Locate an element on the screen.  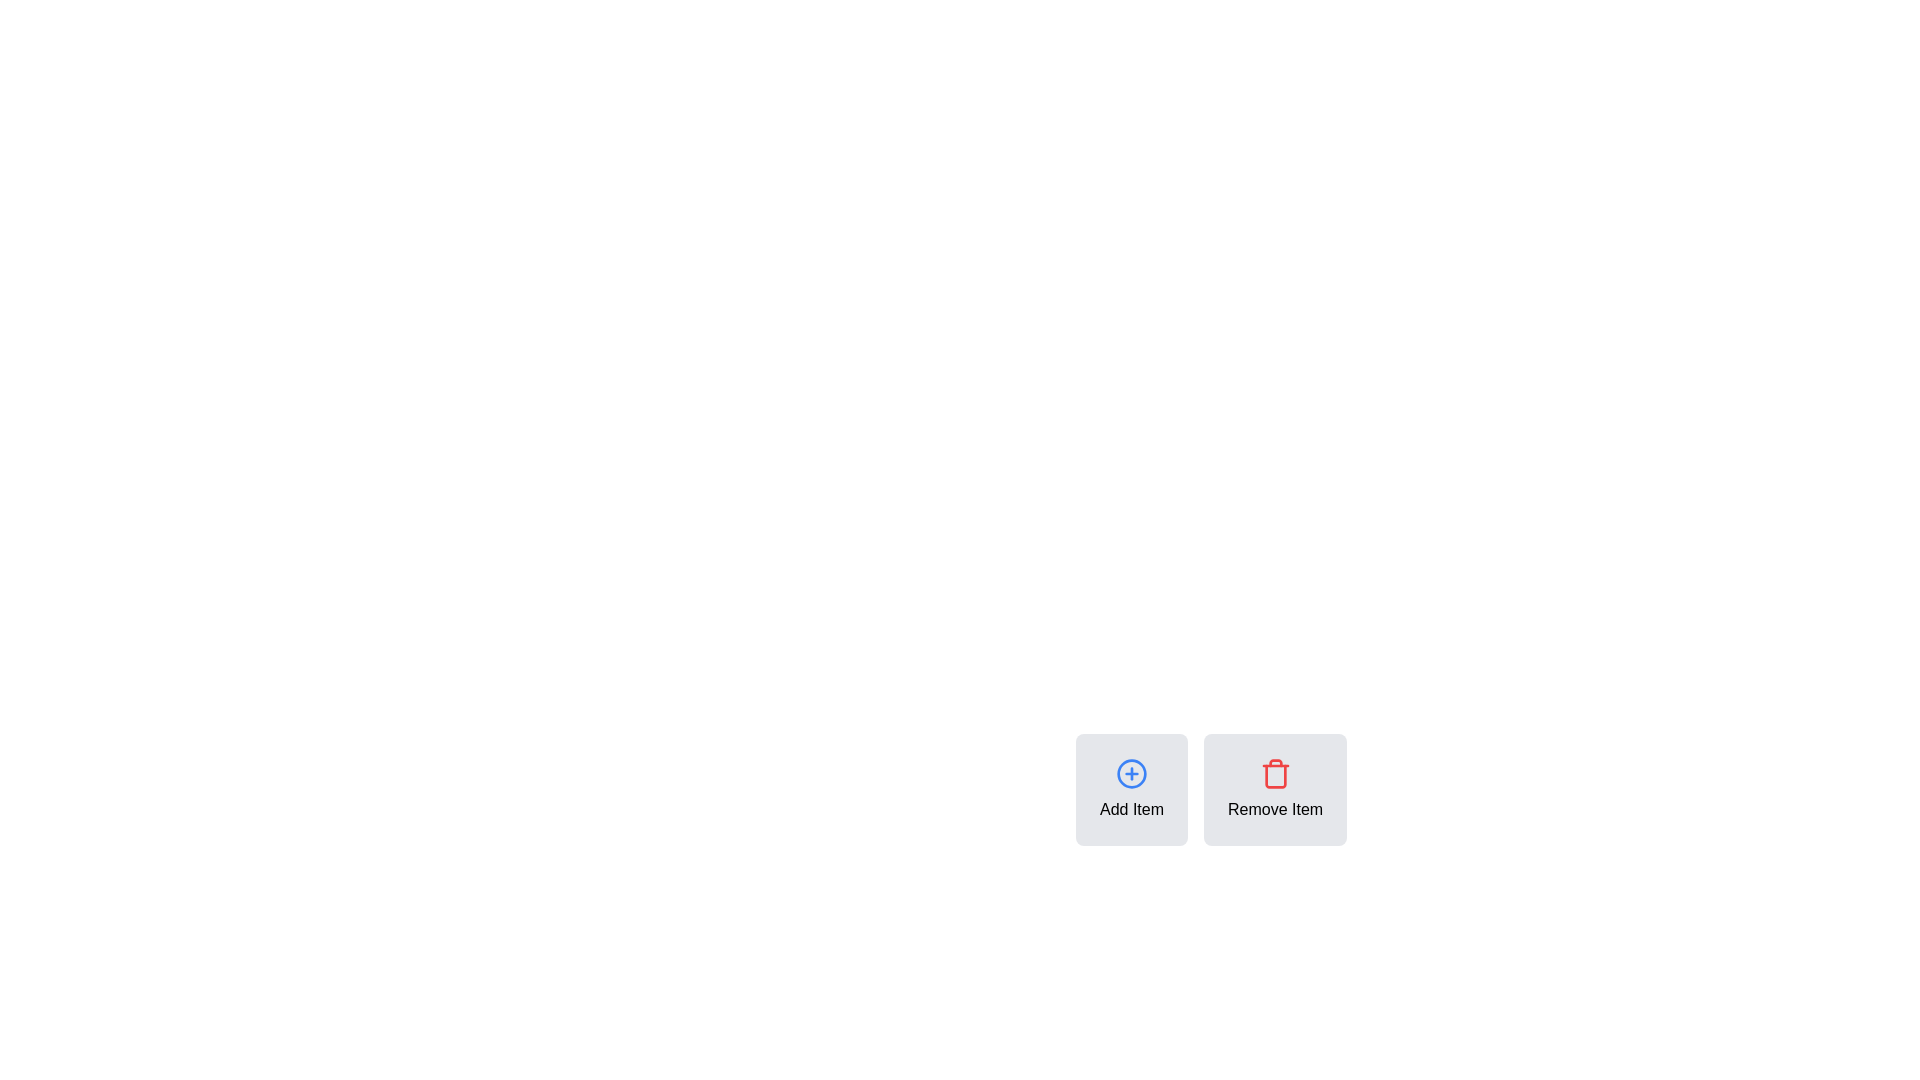
the circular icon with a blue outline located to the left of the 'Add Item' button is located at coordinates (1132, 773).